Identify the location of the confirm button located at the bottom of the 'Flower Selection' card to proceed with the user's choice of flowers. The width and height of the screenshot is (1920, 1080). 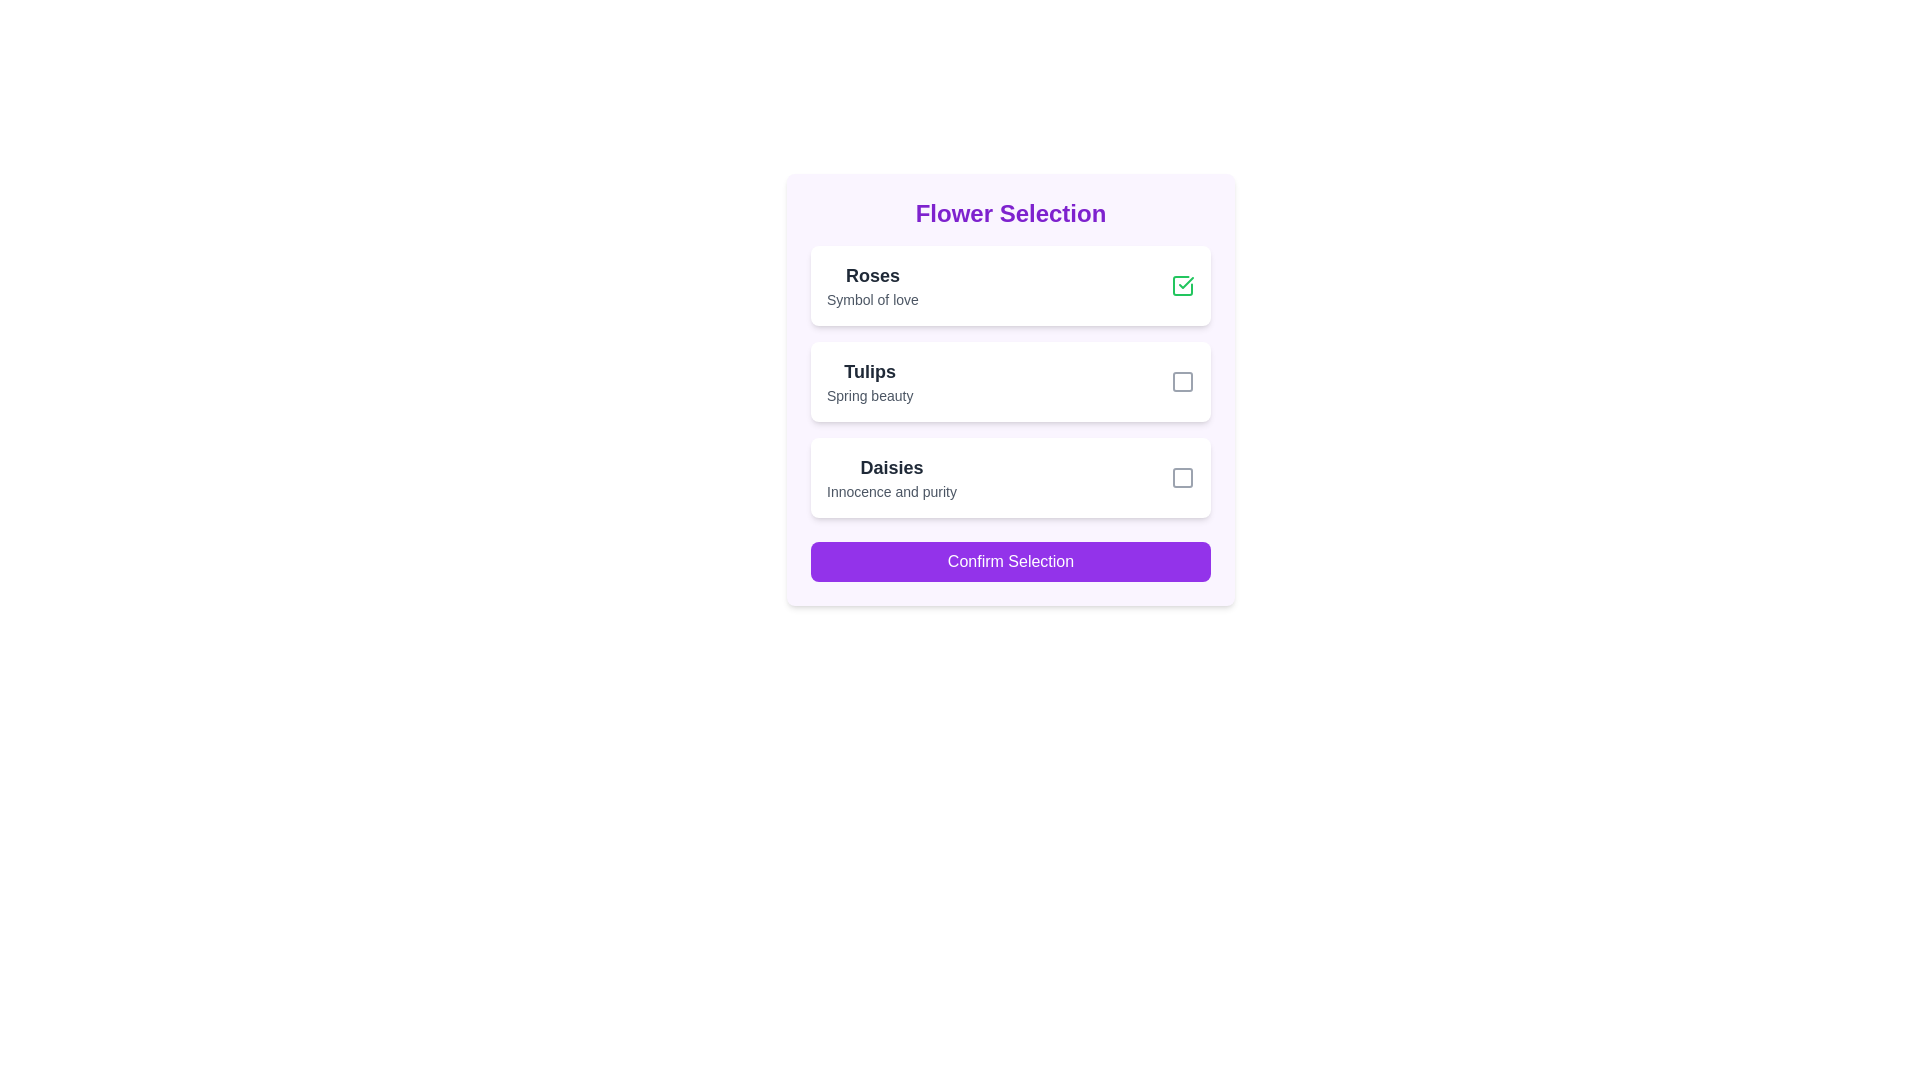
(1011, 562).